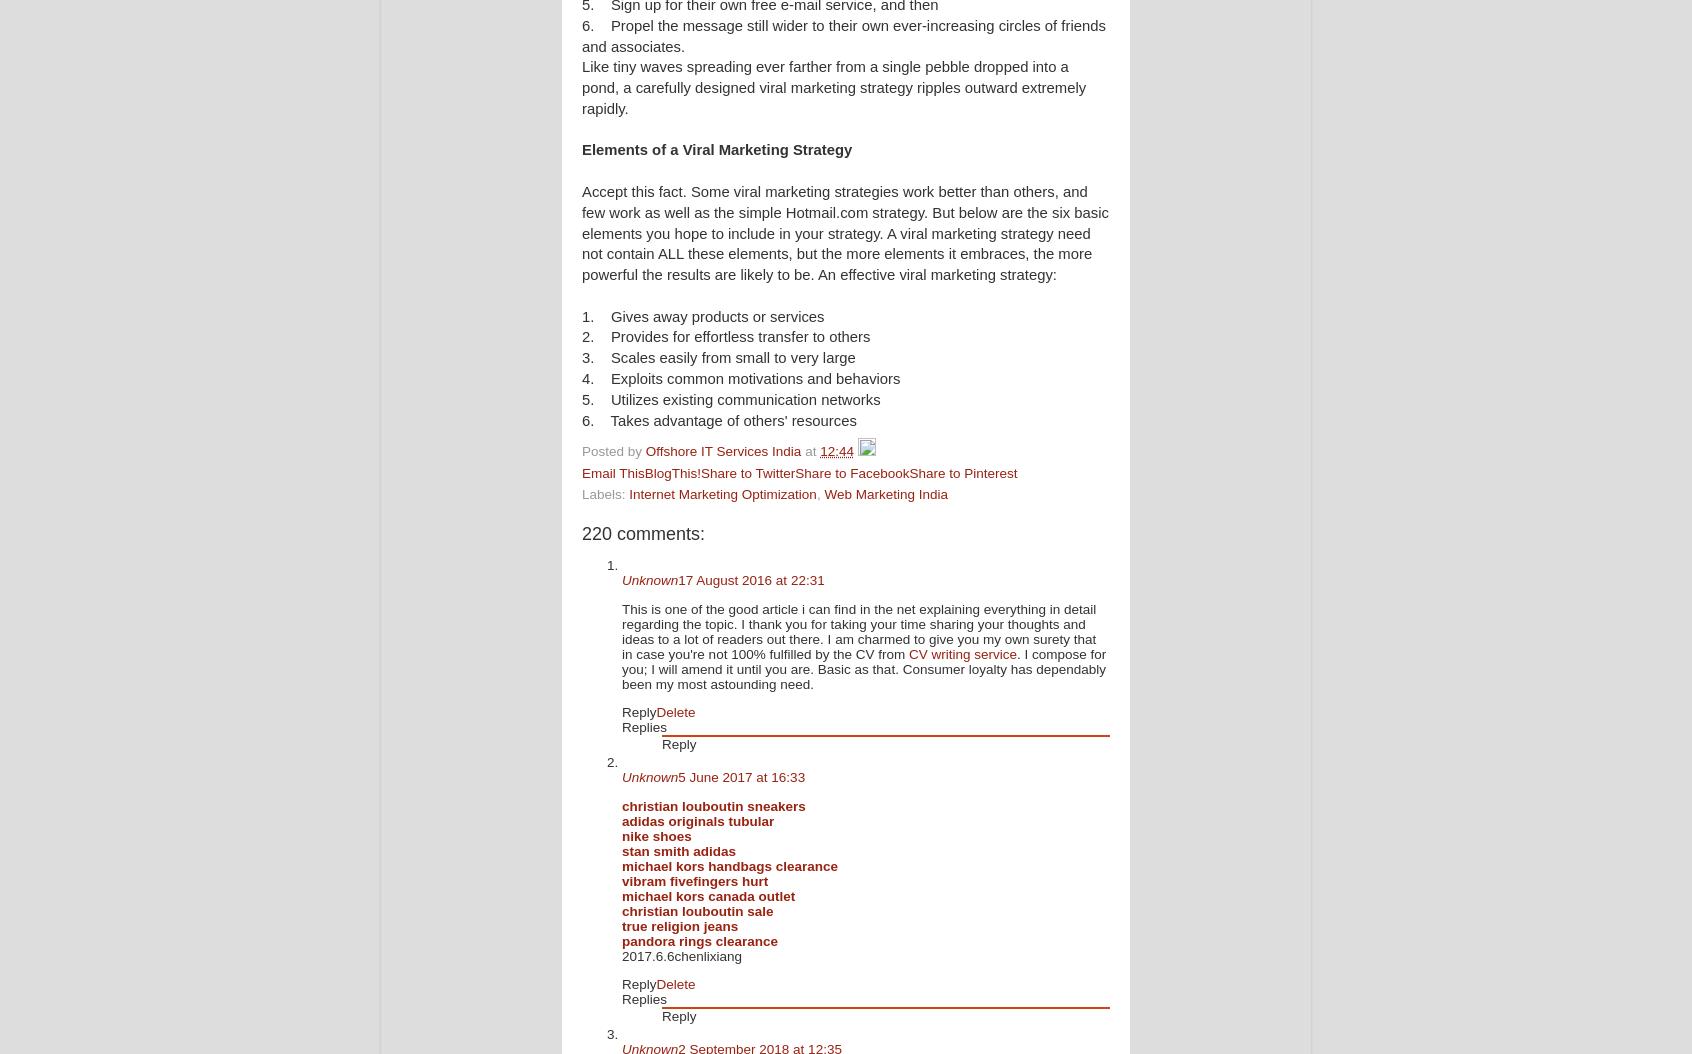 This screenshot has height=1054, width=1692. I want to click on '12:44', so click(836, 451).